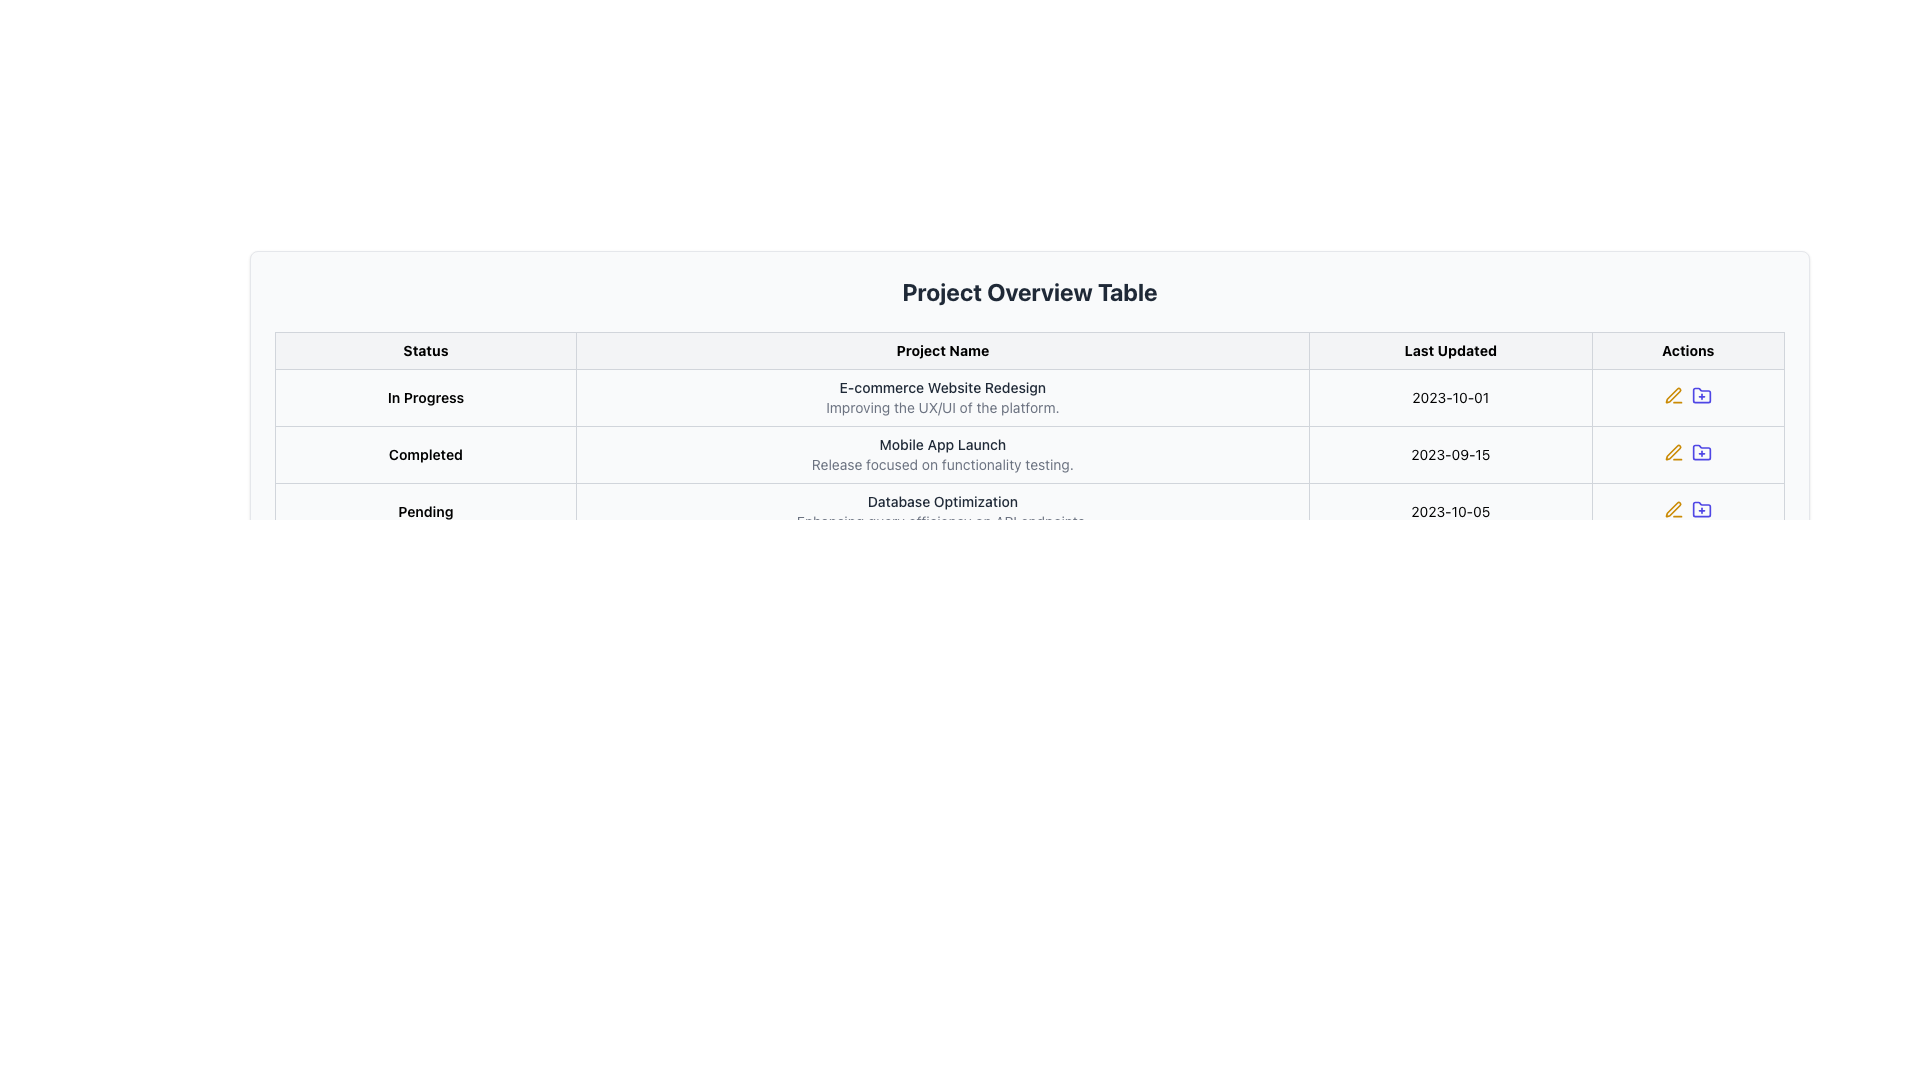  Describe the element at coordinates (1687, 511) in the screenshot. I see `the pencil icon in the 'Actions' column for the row labeled 'Pending Database Optimization' to initiate editing` at that location.